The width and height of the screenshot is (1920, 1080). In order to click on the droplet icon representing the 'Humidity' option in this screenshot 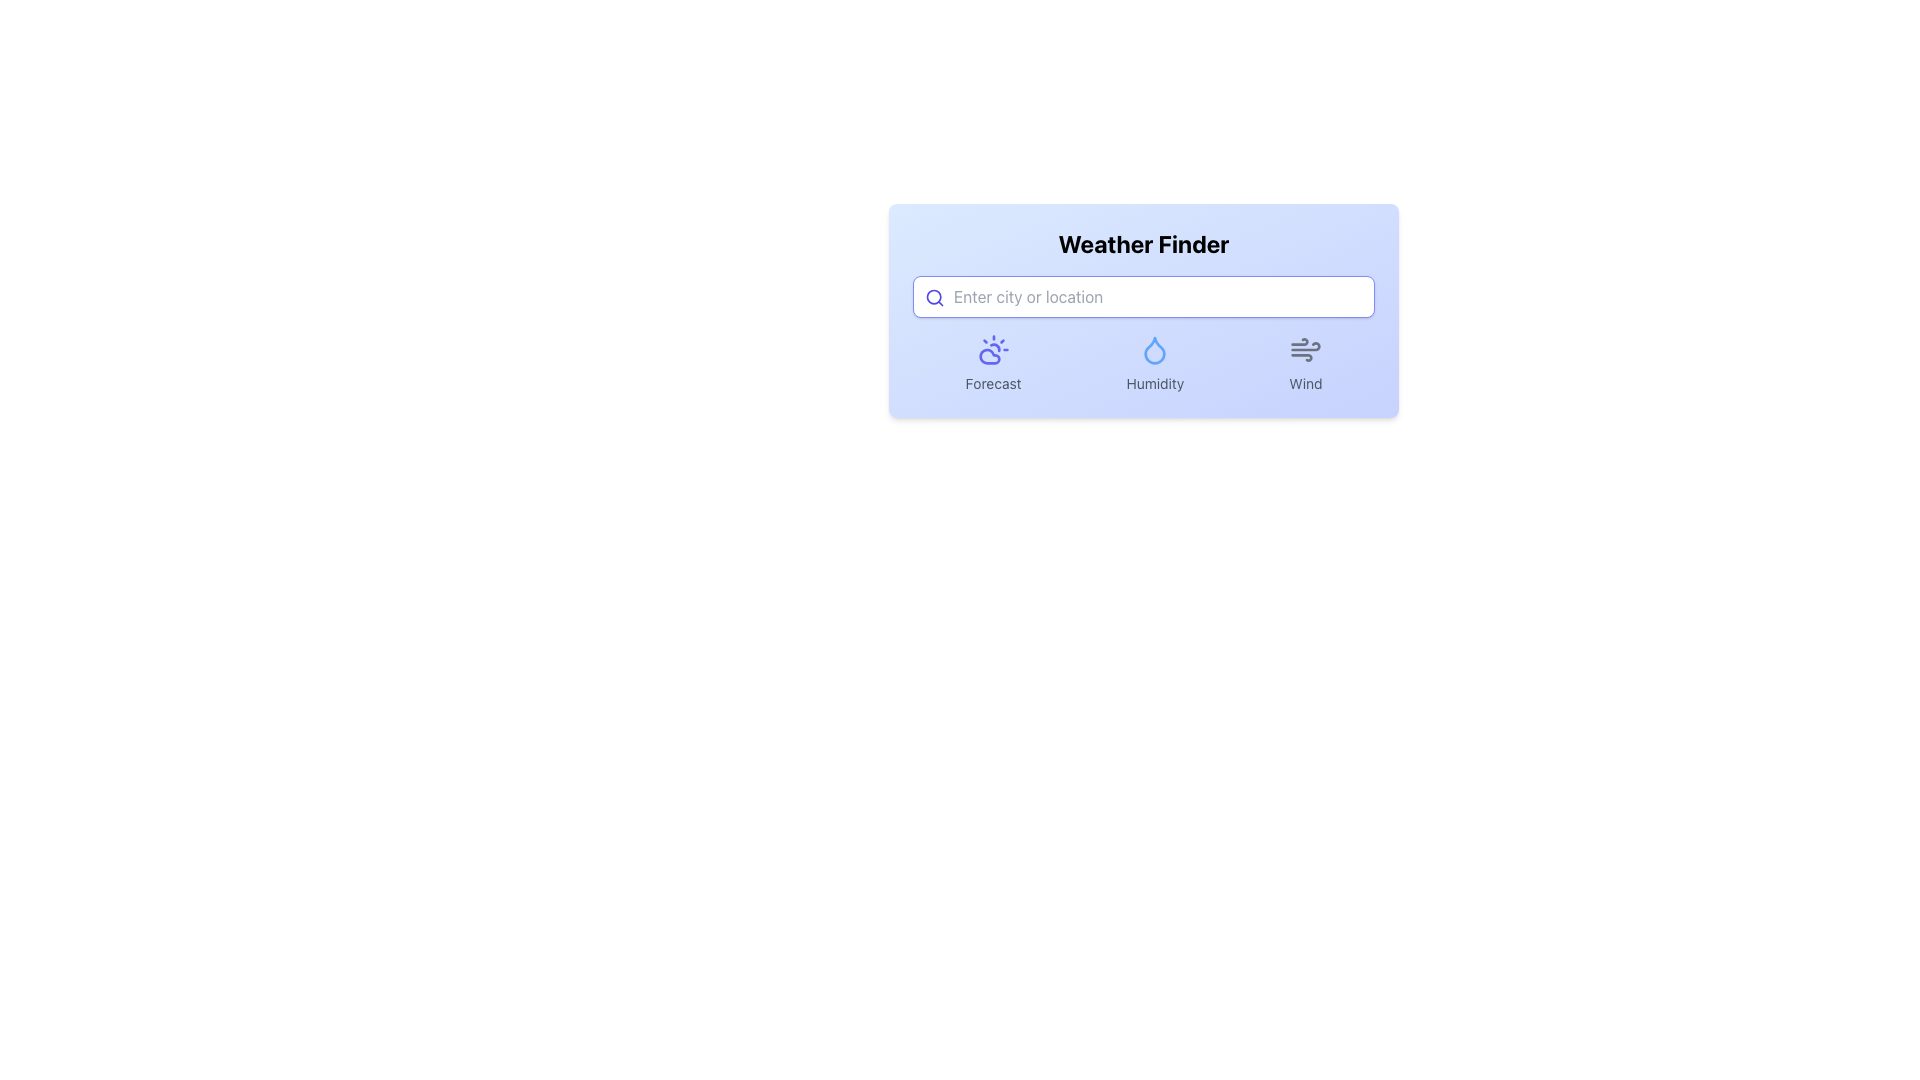, I will do `click(1155, 349)`.